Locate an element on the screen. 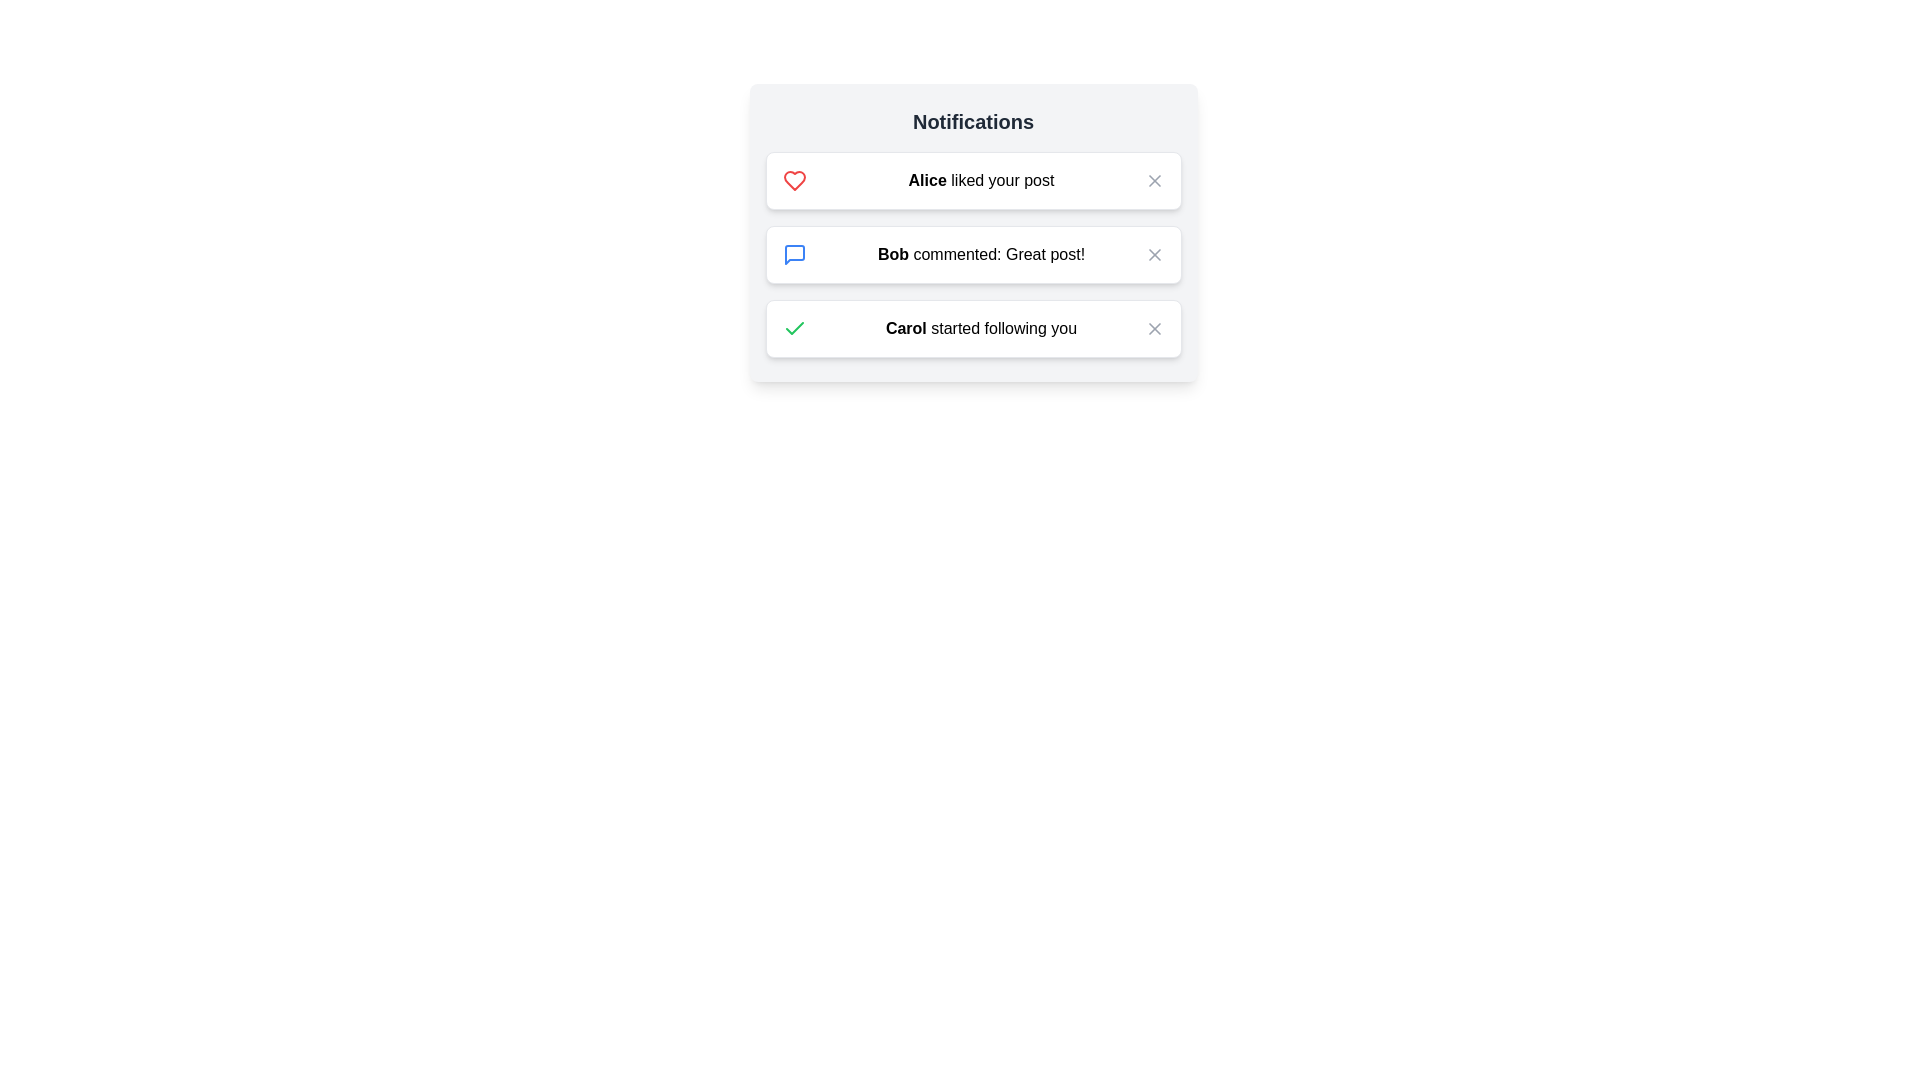  the dismiss button located at the far-right end of the 'Carol started following you' notification in the third row of the notifications list is located at coordinates (1154, 327).